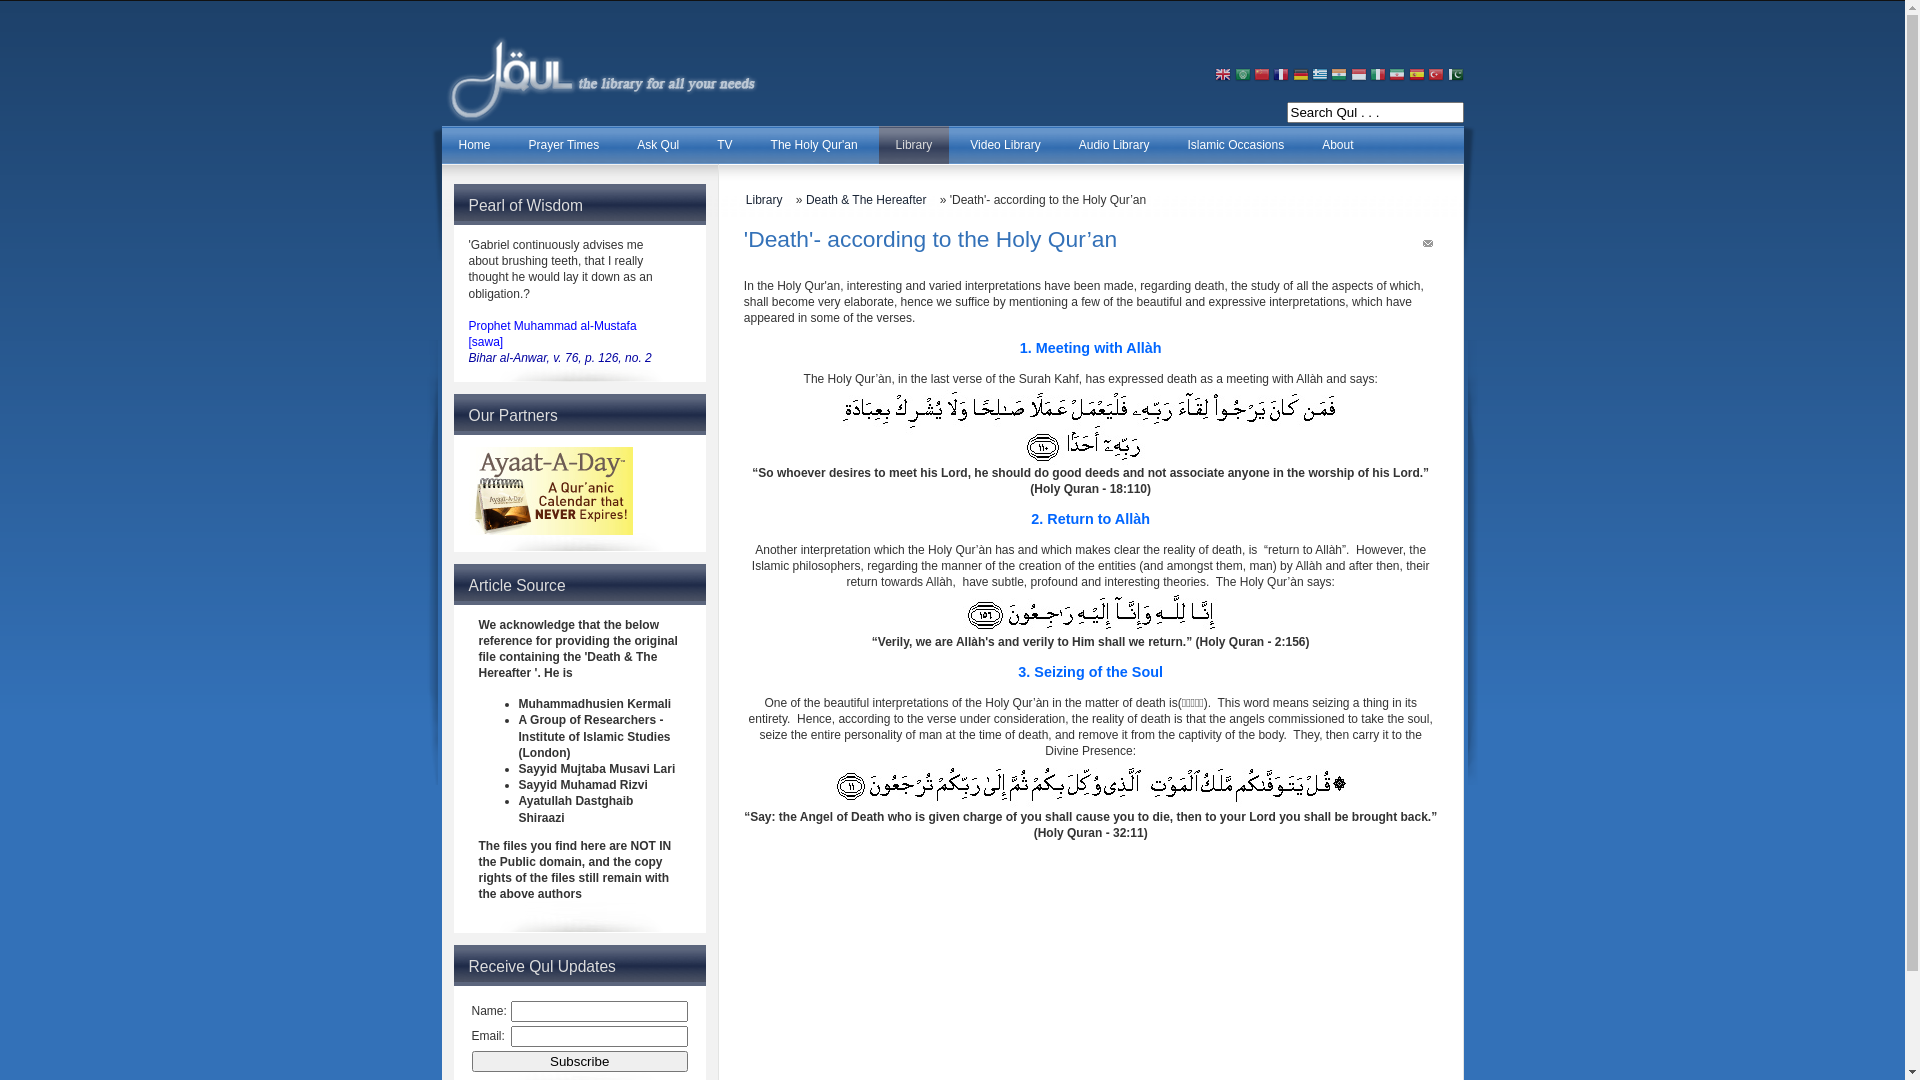 This screenshot has width=1920, height=1080. What do you see at coordinates (1222, 75) in the screenshot?
I see `'English'` at bounding box center [1222, 75].